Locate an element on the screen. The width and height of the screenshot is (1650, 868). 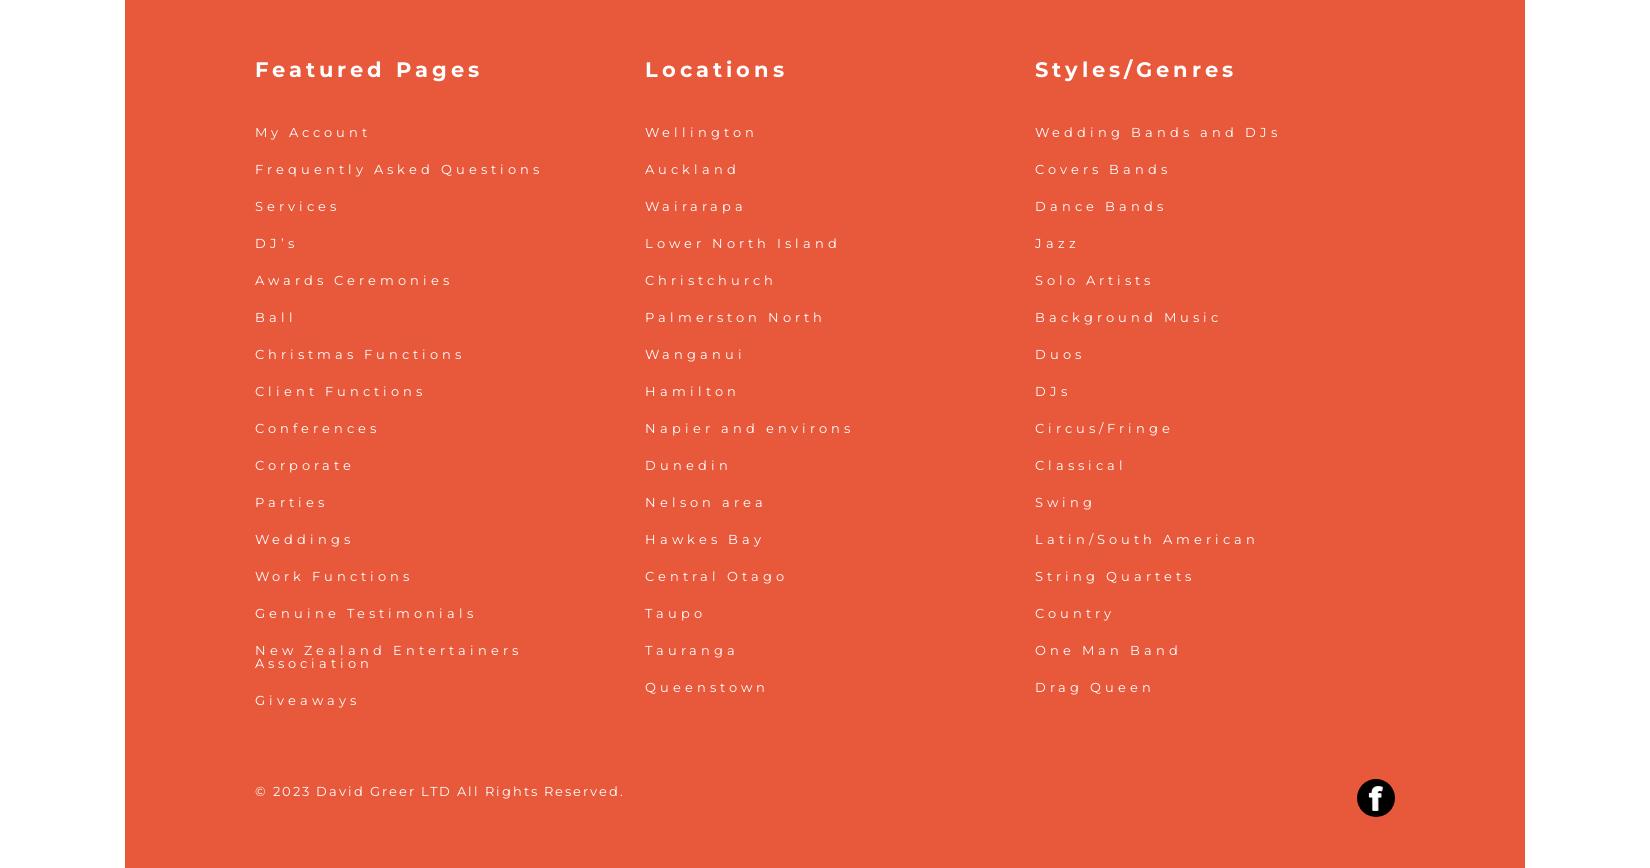
'Conferences' is located at coordinates (317, 426).